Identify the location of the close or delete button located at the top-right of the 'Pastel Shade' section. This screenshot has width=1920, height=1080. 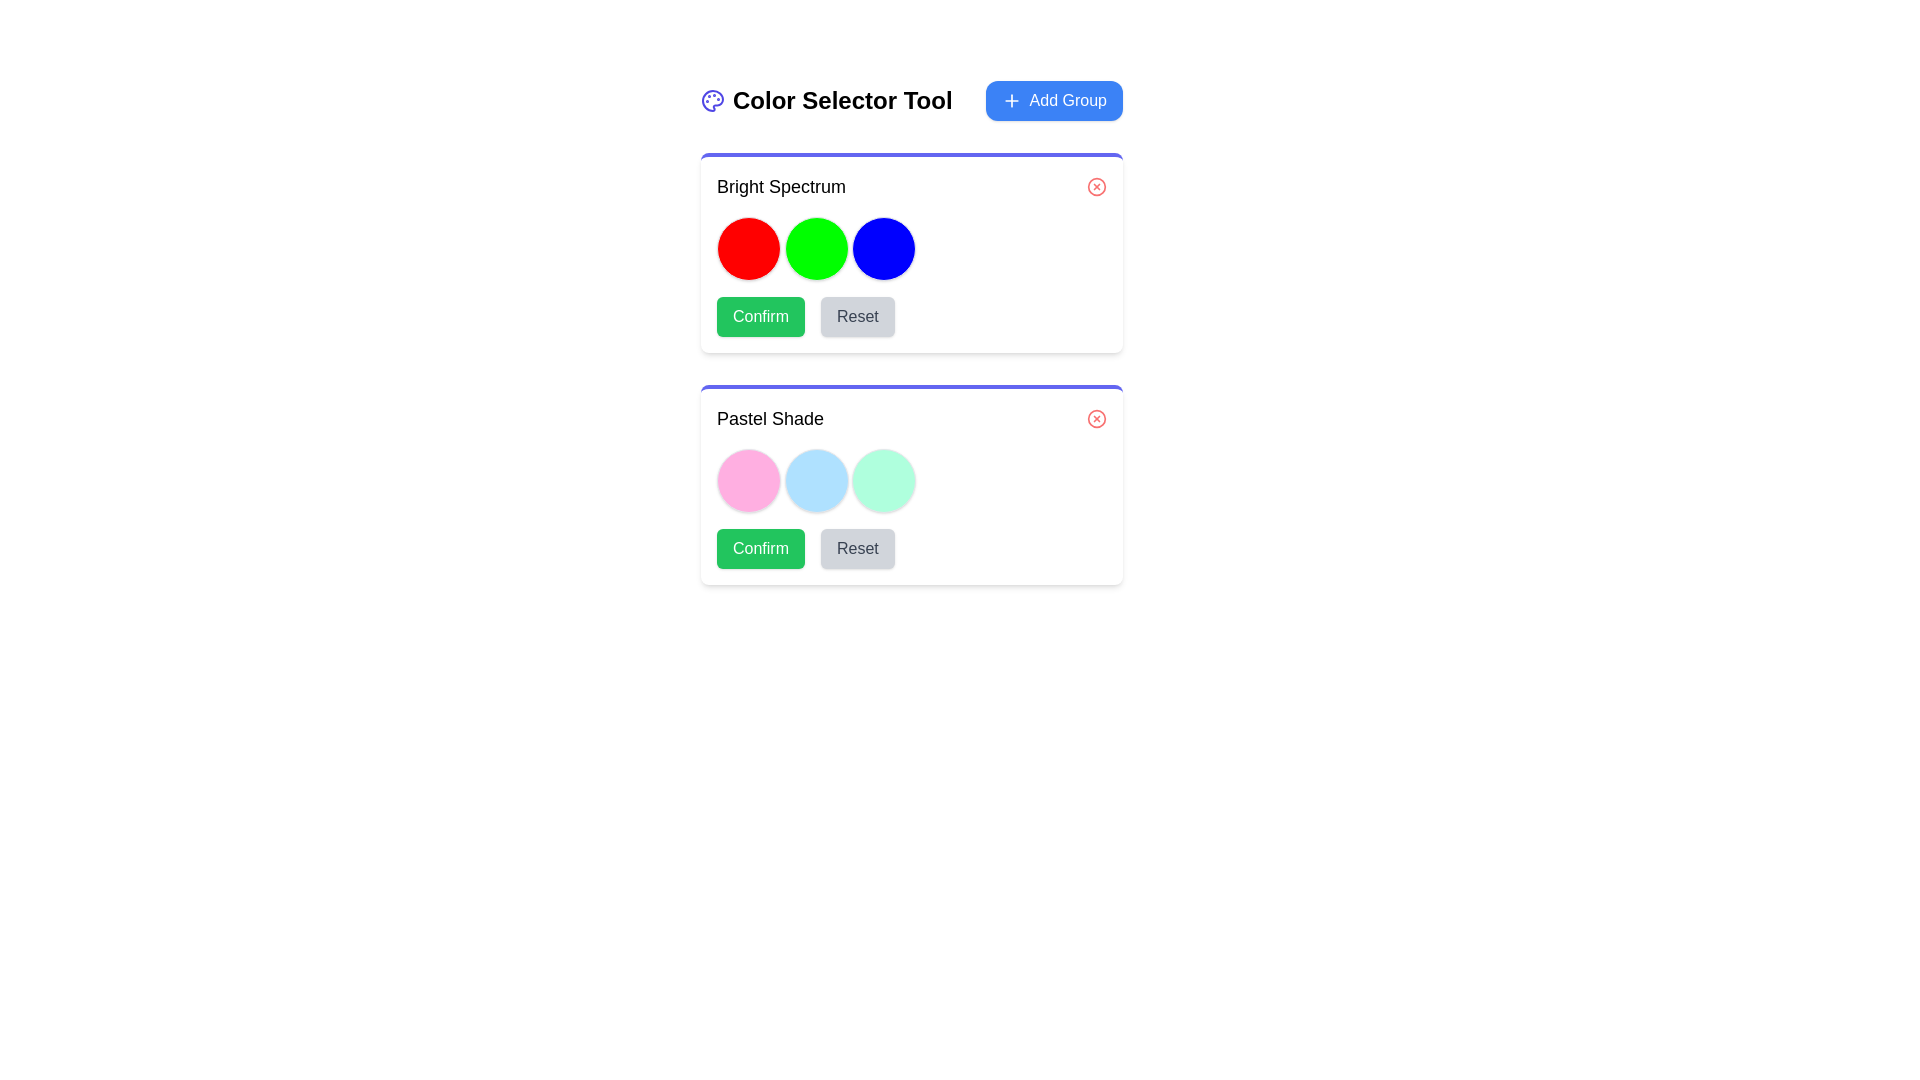
(1096, 418).